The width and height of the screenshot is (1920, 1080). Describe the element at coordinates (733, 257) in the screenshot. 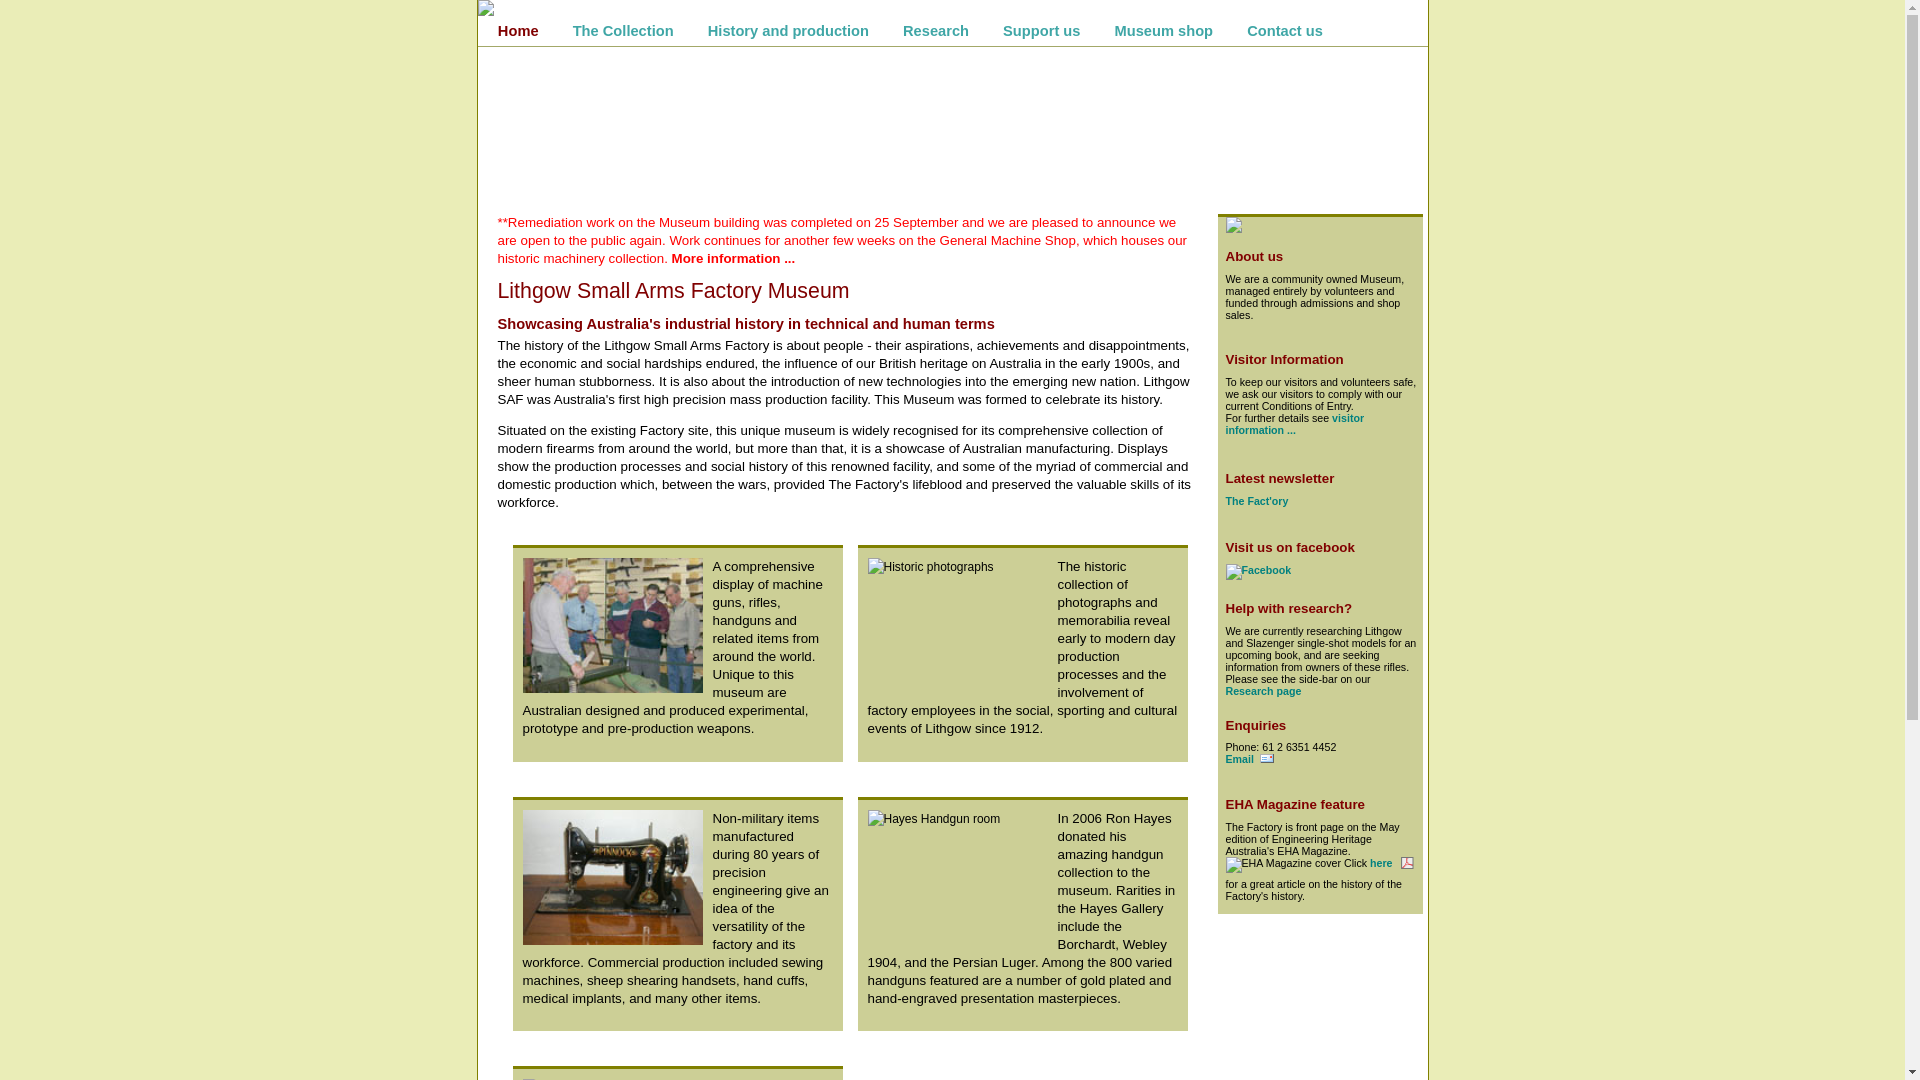

I see `'More information ...'` at that location.